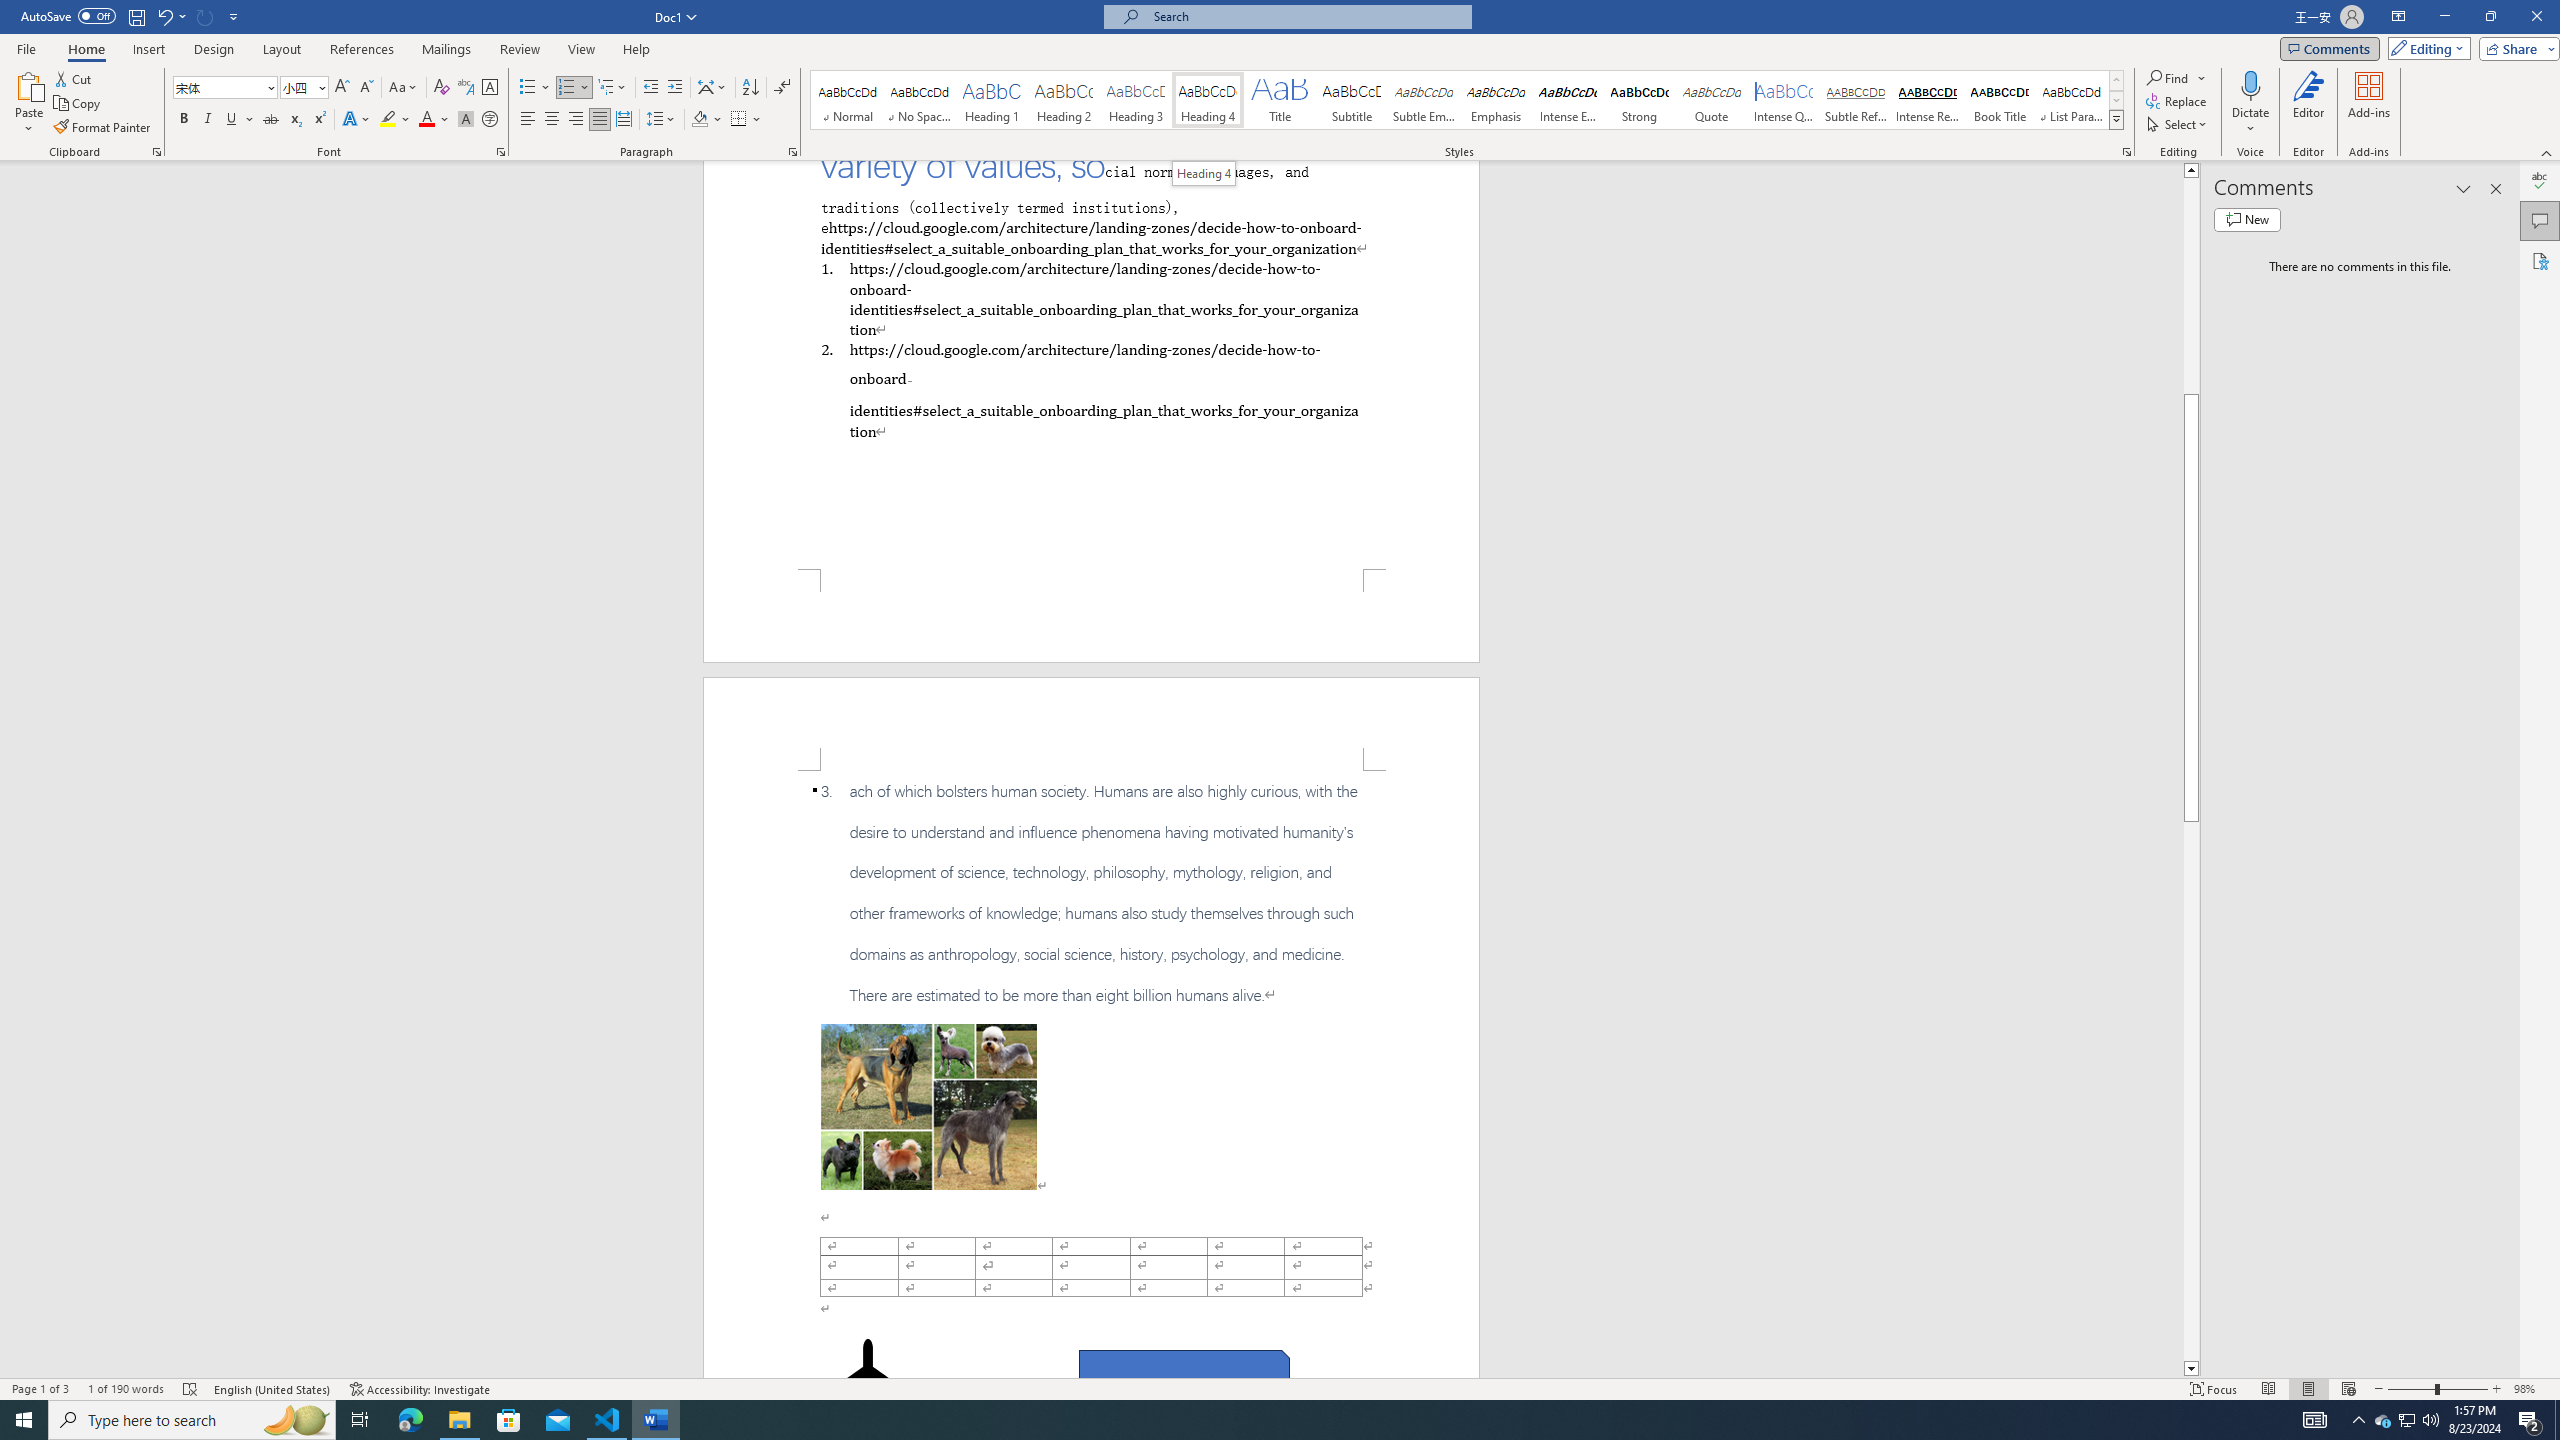  I want to click on 'Underline', so click(231, 118).